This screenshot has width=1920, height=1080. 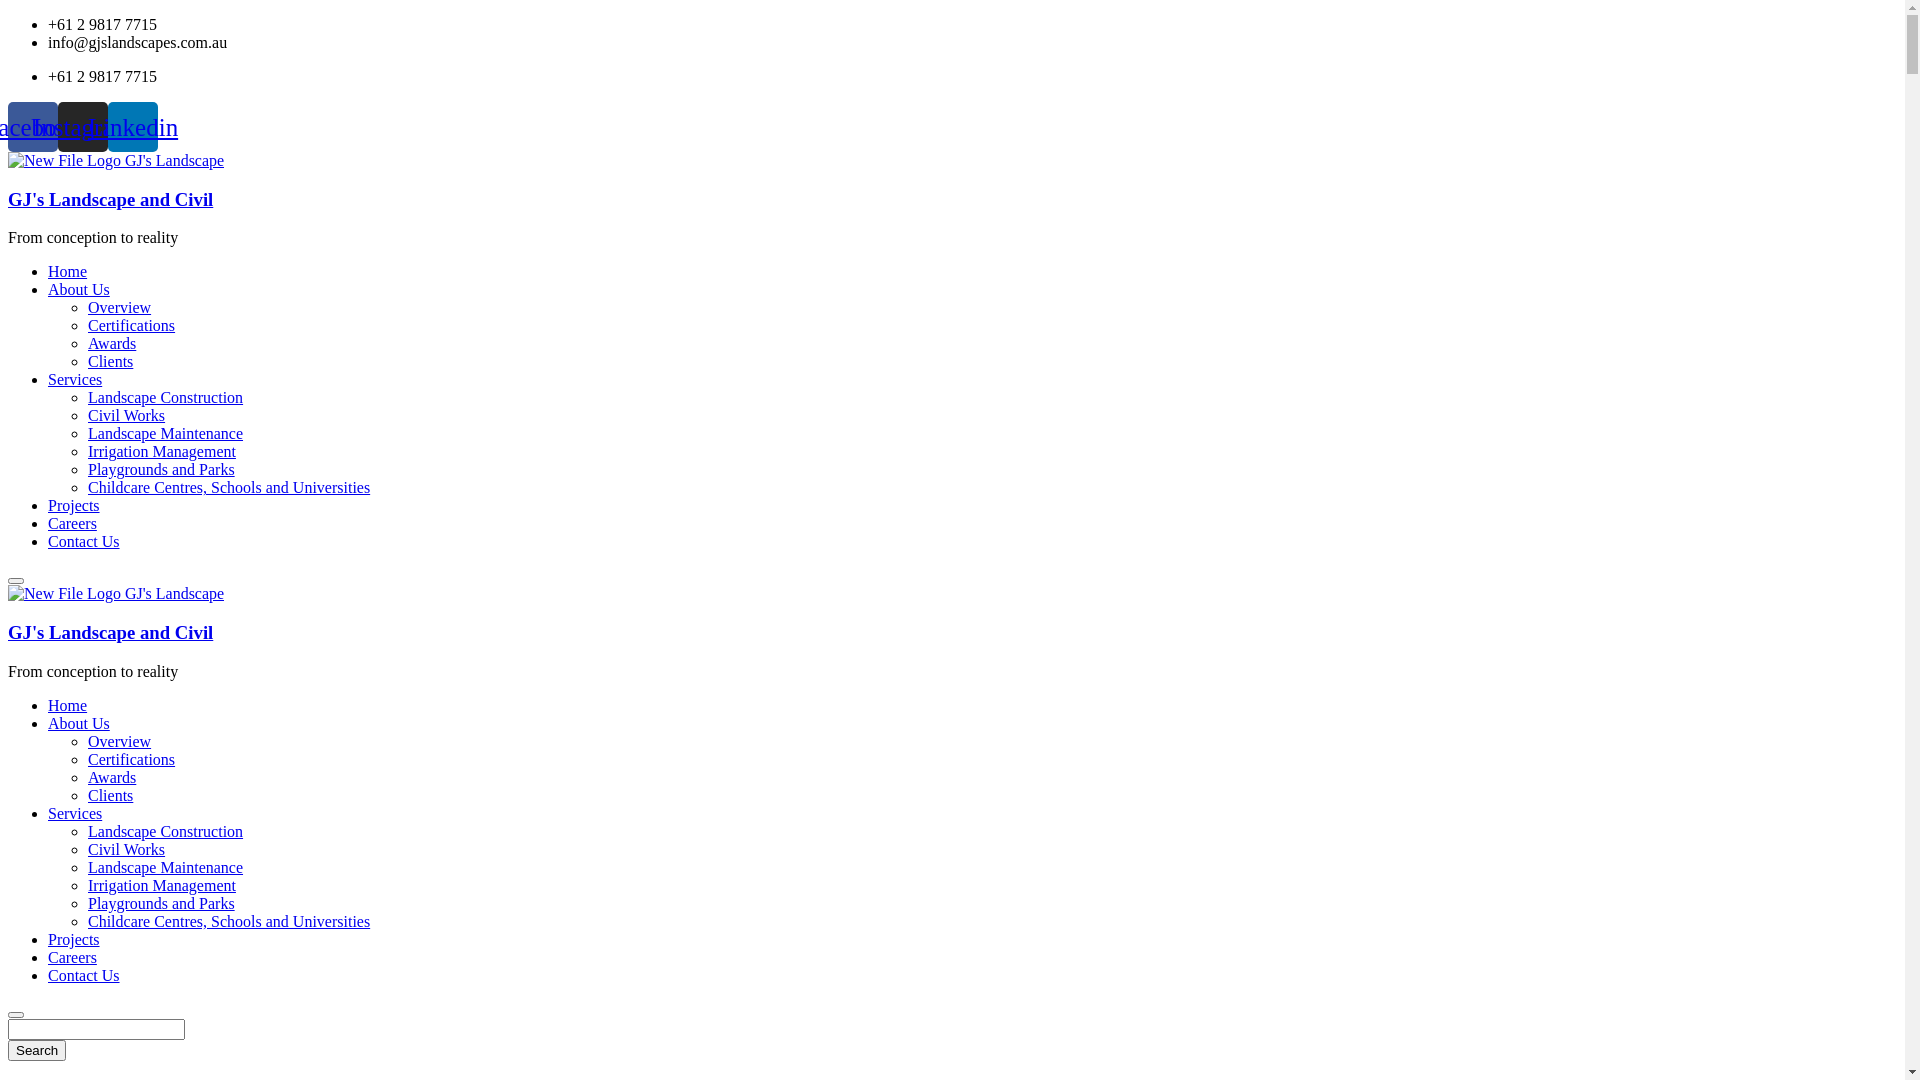 What do you see at coordinates (73, 939) in the screenshot?
I see `'Projects'` at bounding box center [73, 939].